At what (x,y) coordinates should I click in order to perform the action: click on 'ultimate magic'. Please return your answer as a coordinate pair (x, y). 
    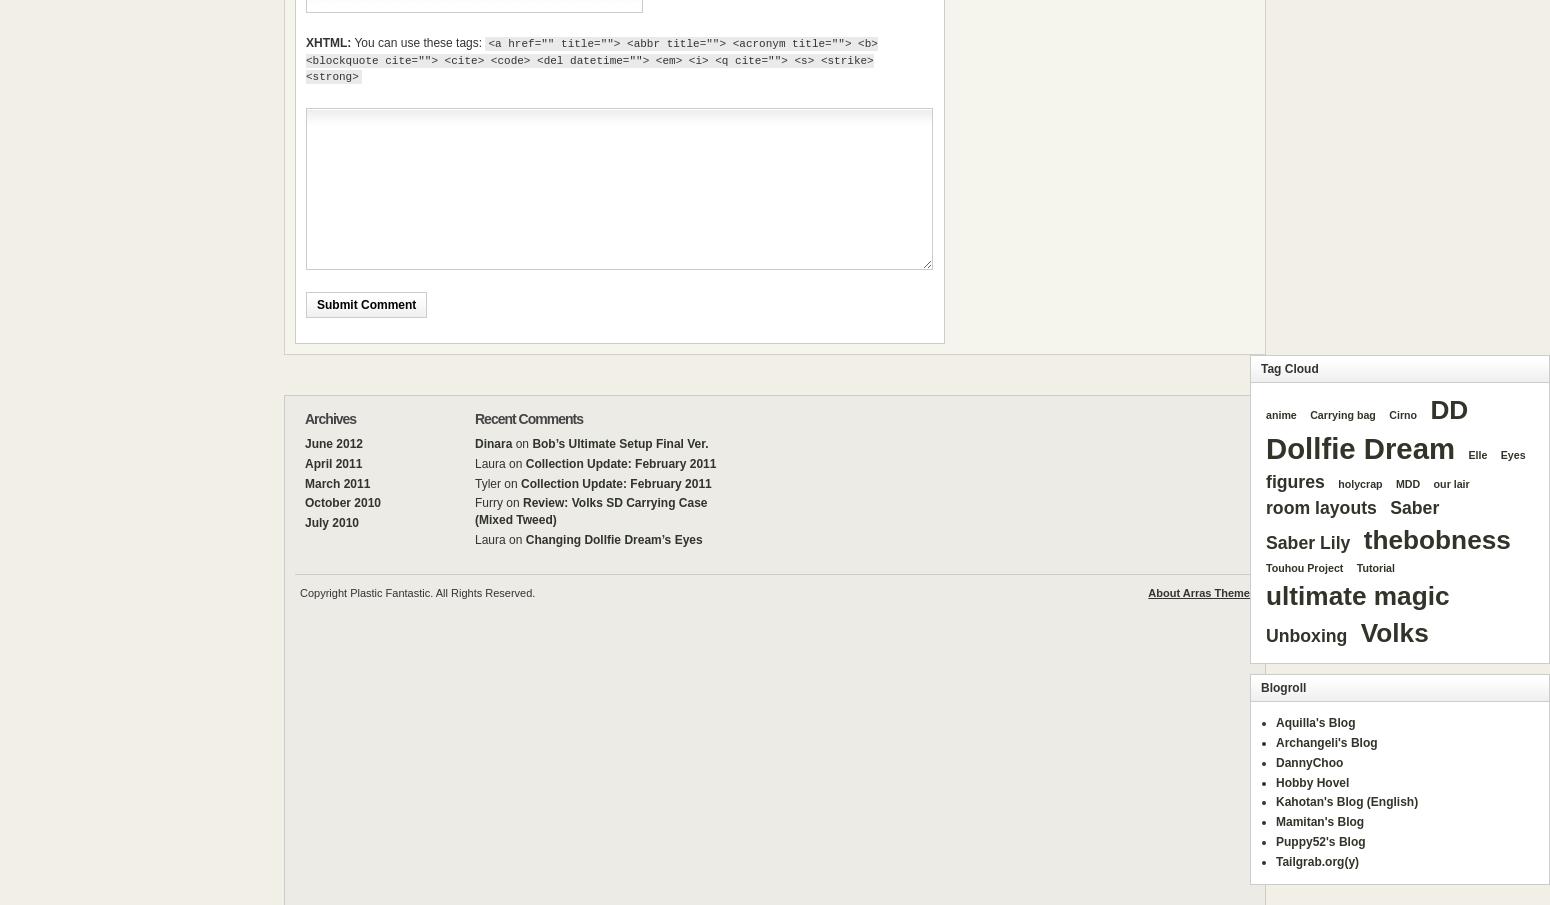
    Looking at the image, I should click on (1357, 595).